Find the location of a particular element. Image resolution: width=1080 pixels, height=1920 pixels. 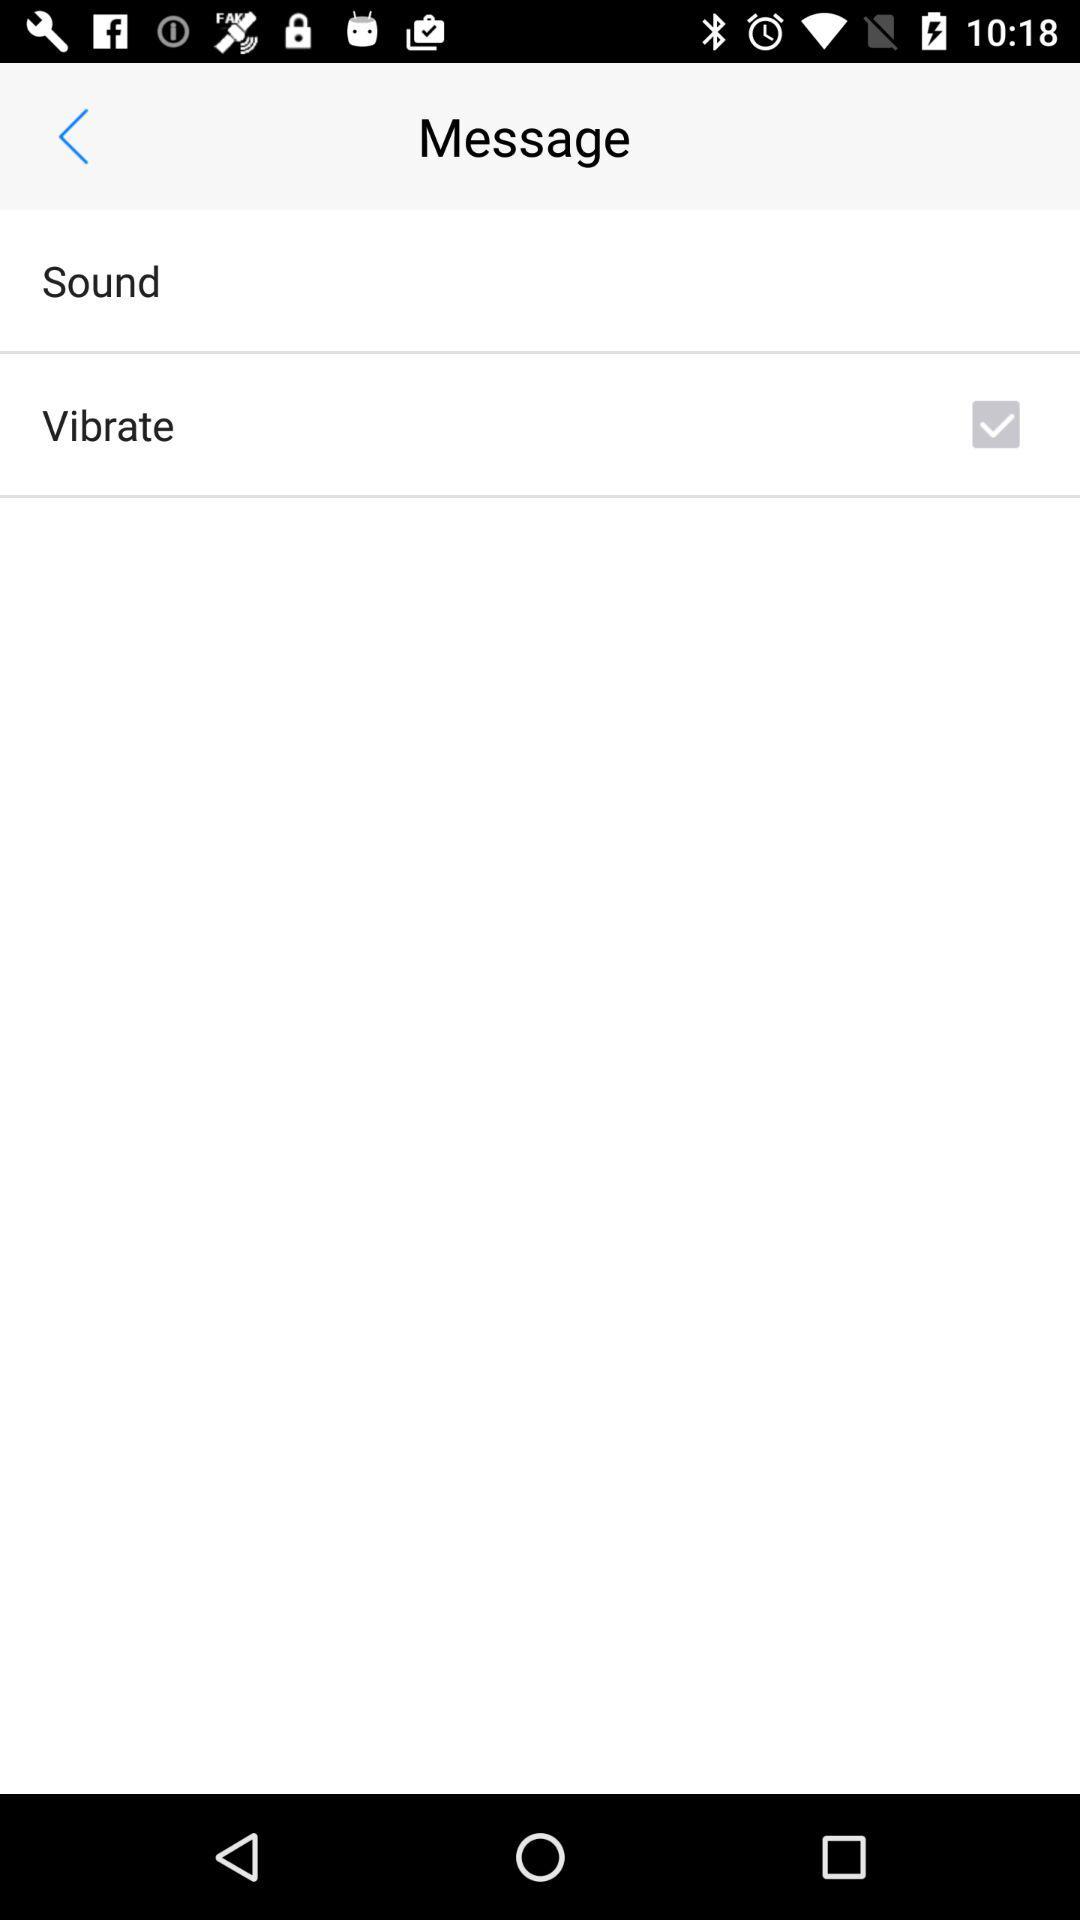

icon to the right of vibrate is located at coordinates (995, 423).